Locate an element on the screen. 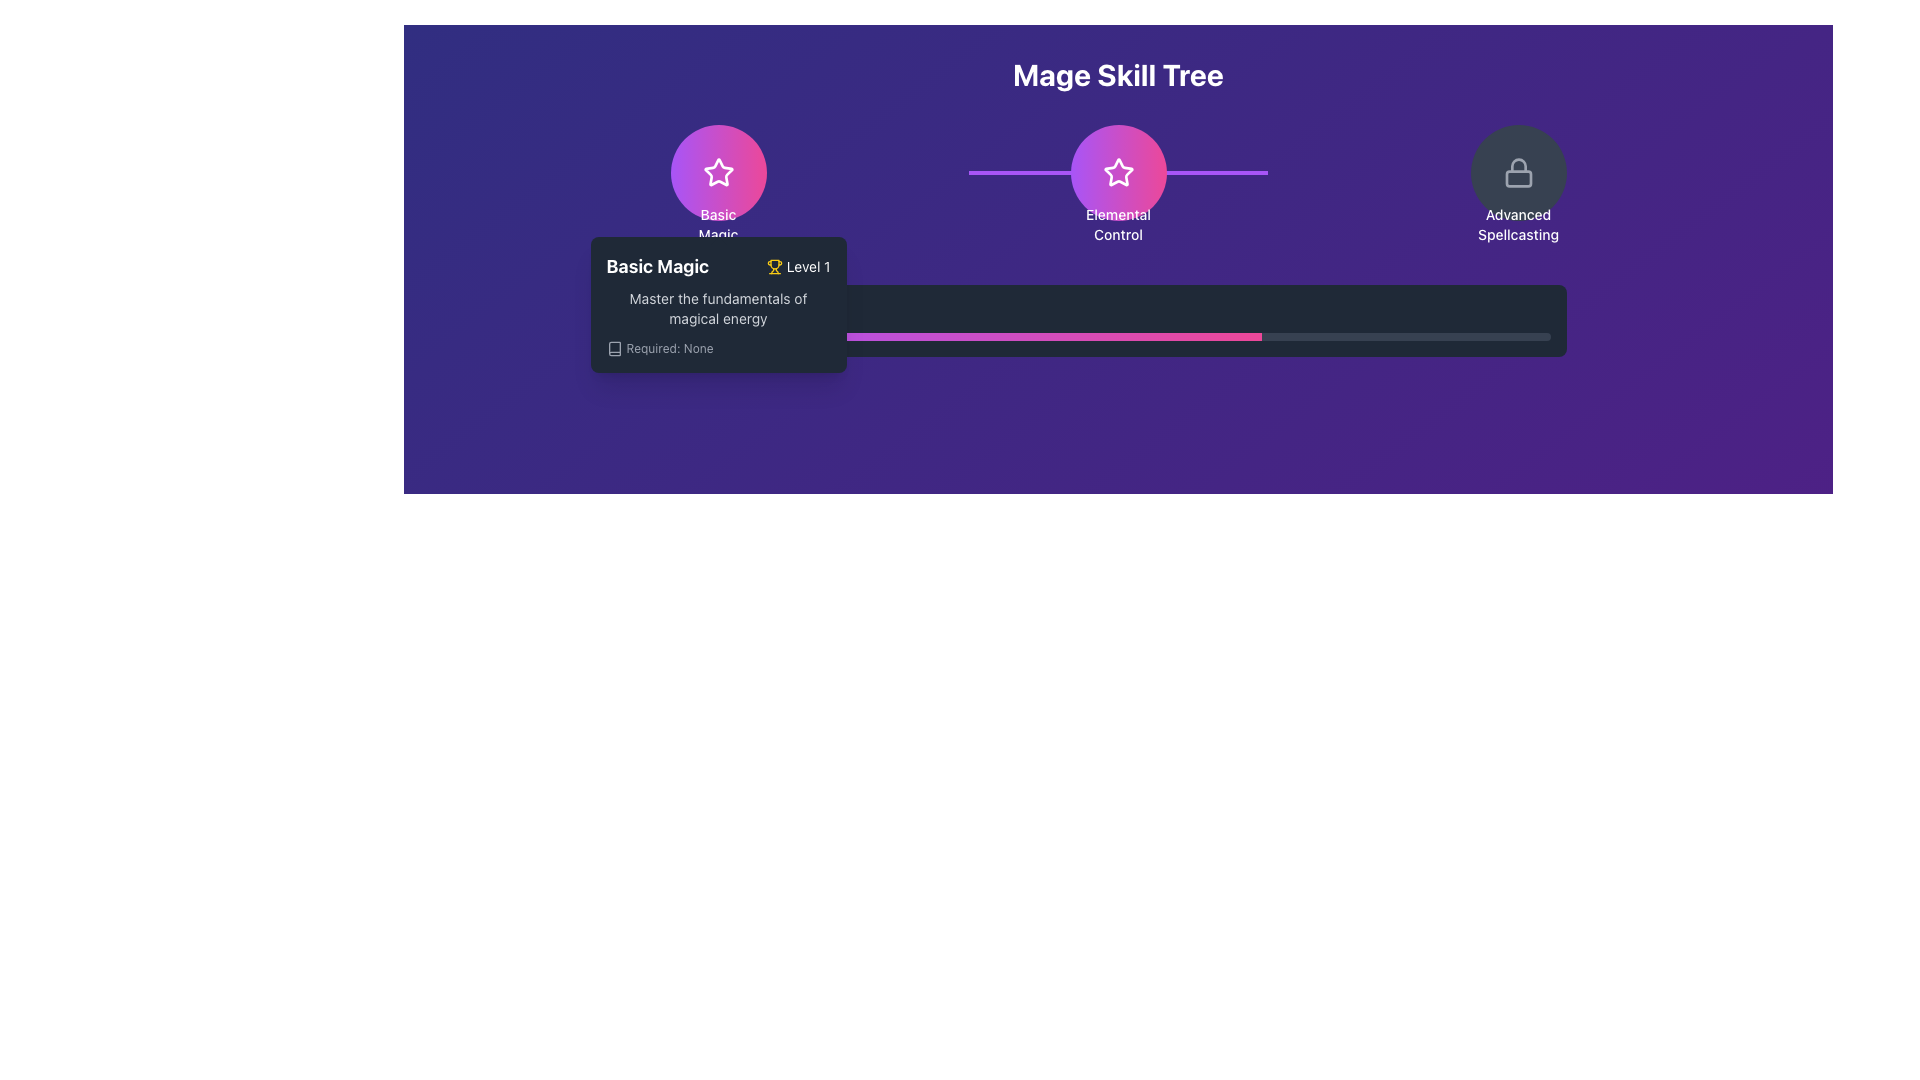 This screenshot has width=1920, height=1080. the Progress Bar Segment that visually represents the progress within the skill tree's progression bar, located towards the left and occupying two-thirds of the width of the horizontal progress bar is located at coordinates (974, 335).